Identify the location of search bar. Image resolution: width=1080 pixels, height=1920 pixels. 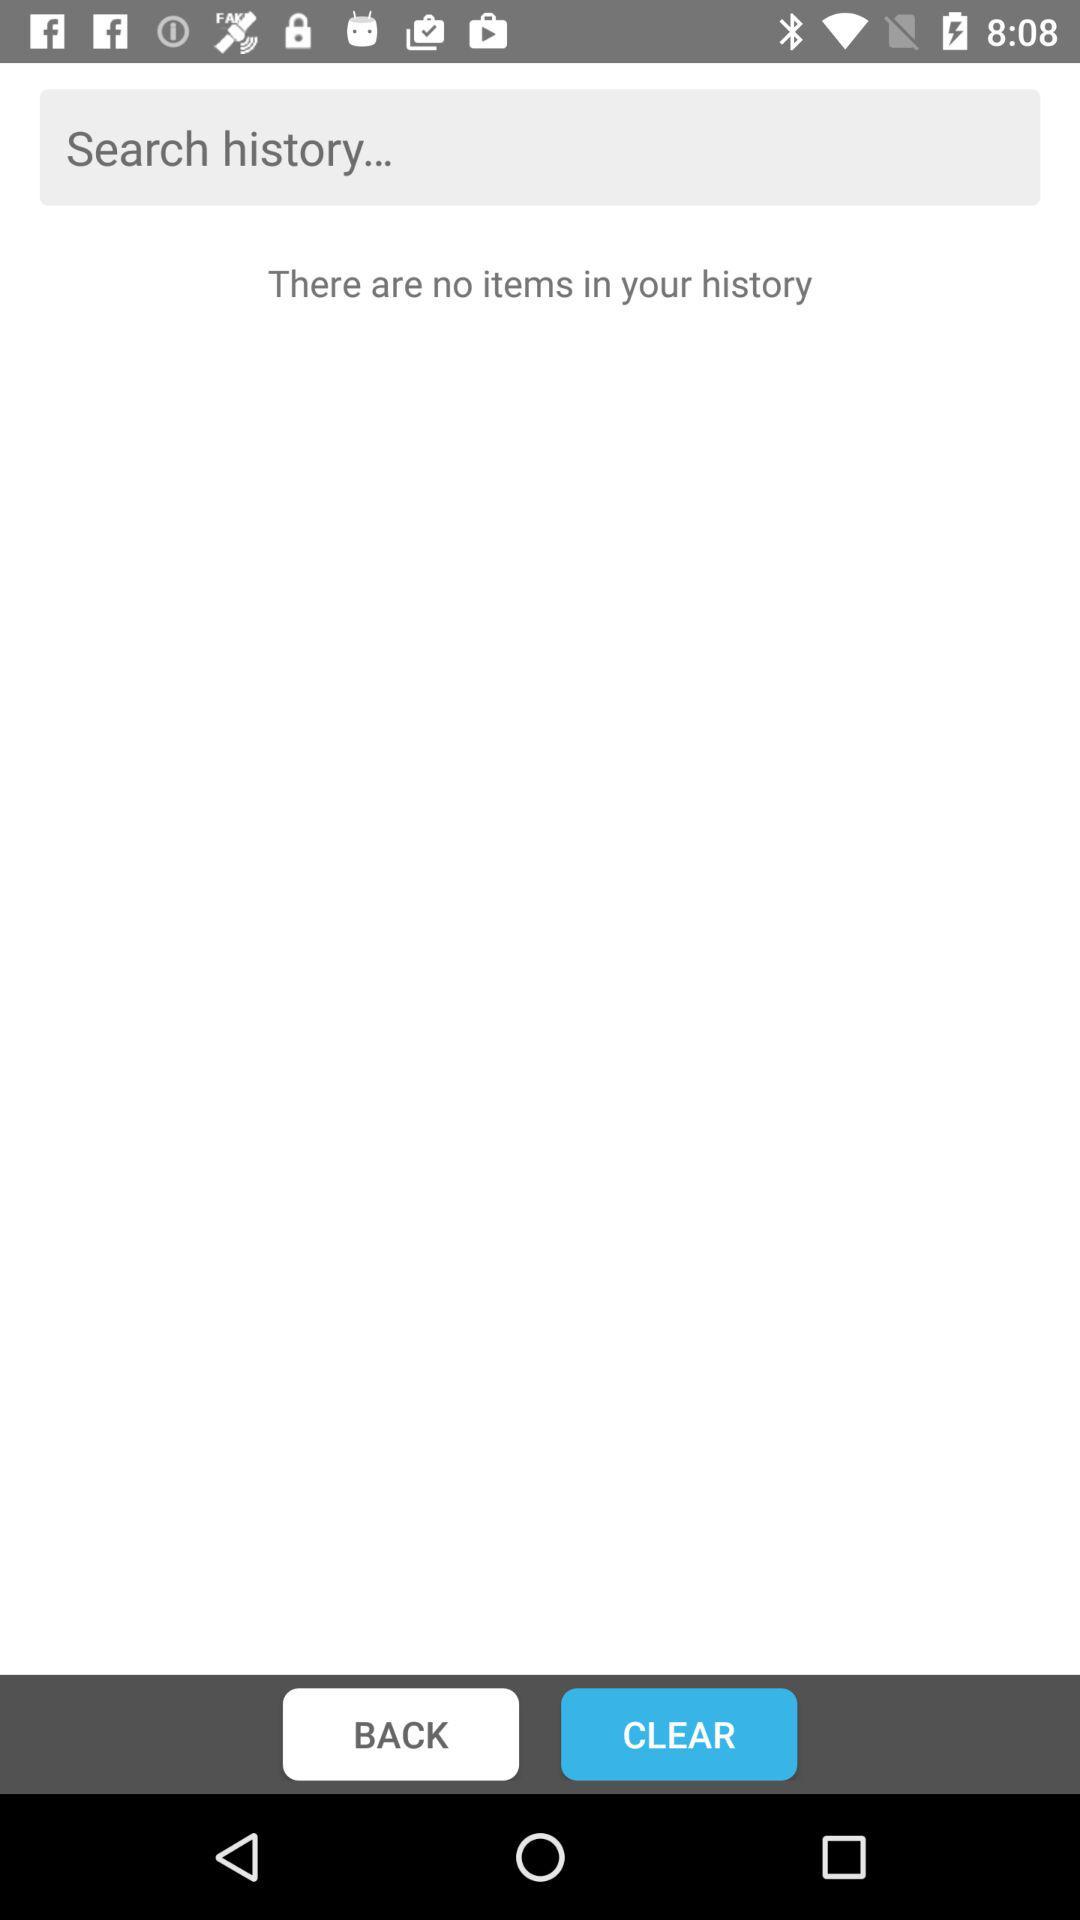
(540, 146).